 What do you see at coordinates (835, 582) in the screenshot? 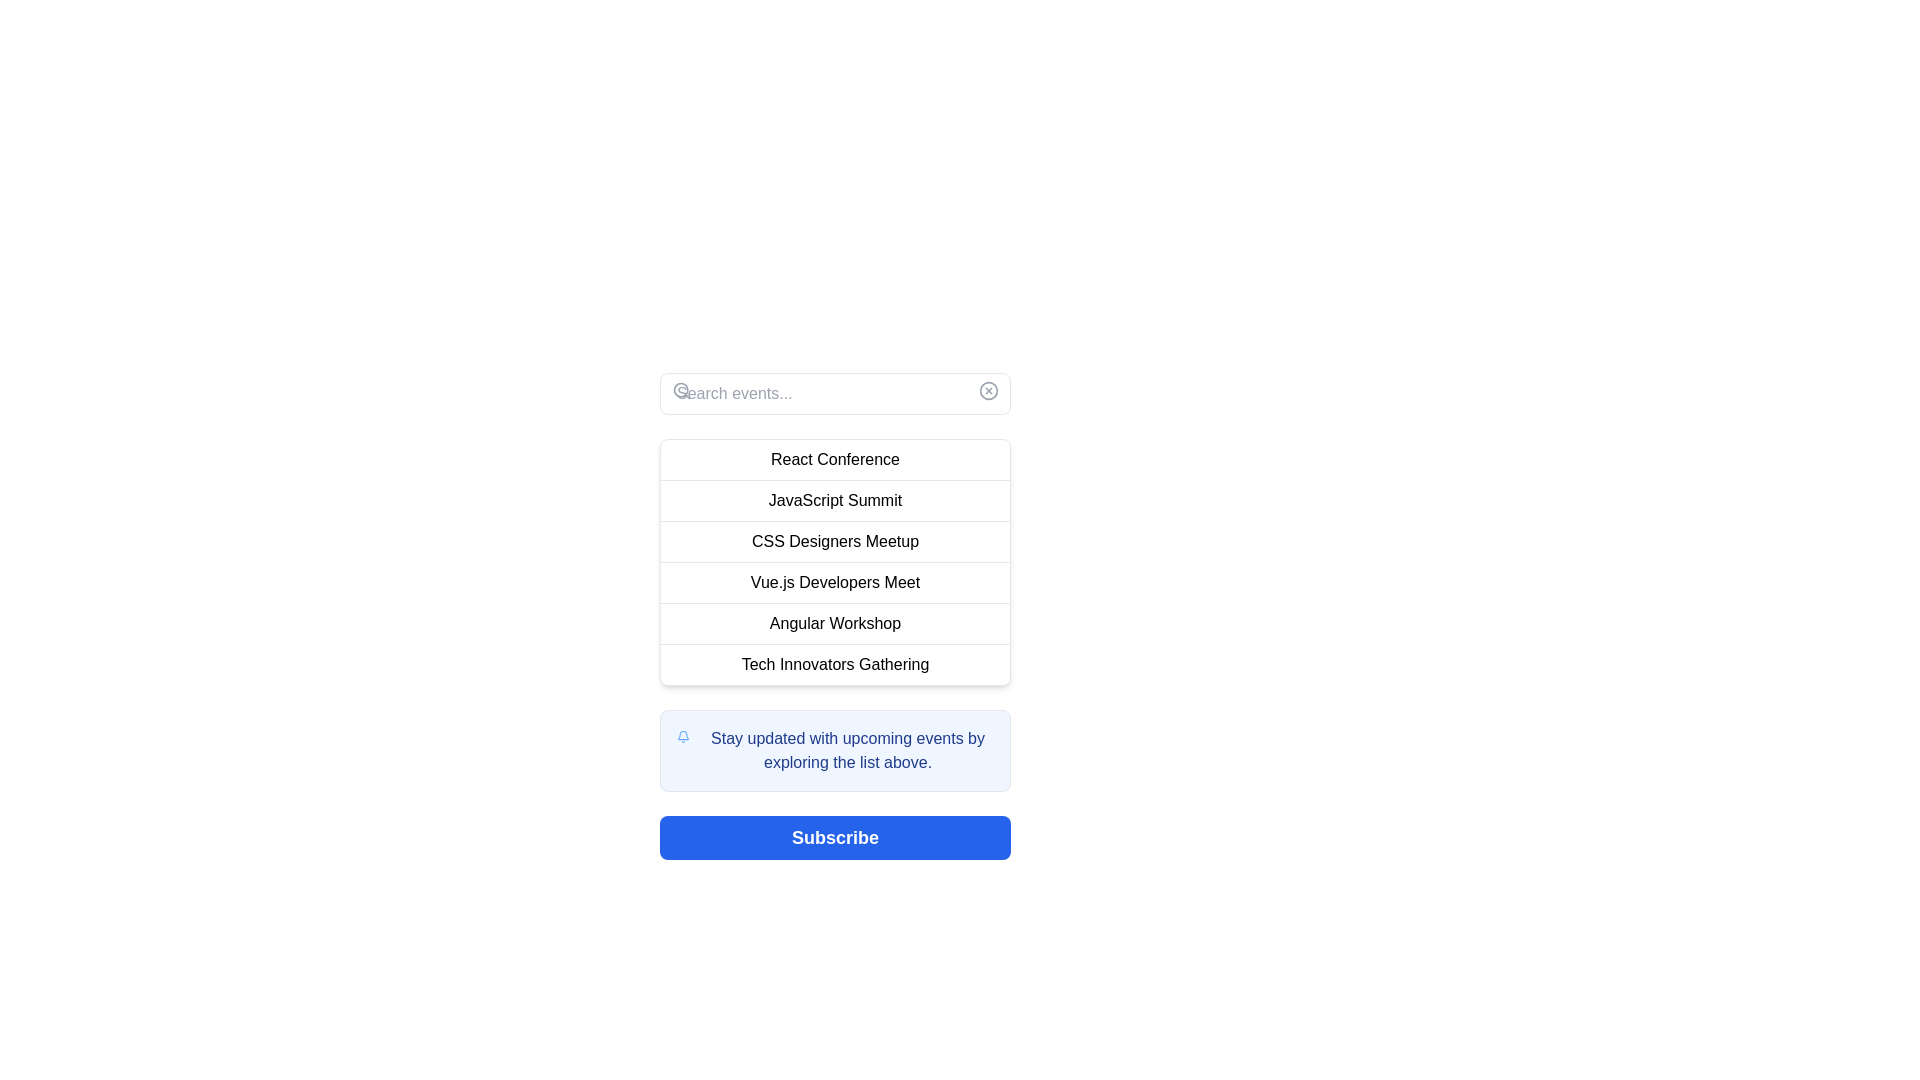
I see `to select the fourth entry in the event browsing list, which represents an event focused on Vue.js development, located below 'CSS Designers Meetup' and above 'Angular Workshop'` at bounding box center [835, 582].